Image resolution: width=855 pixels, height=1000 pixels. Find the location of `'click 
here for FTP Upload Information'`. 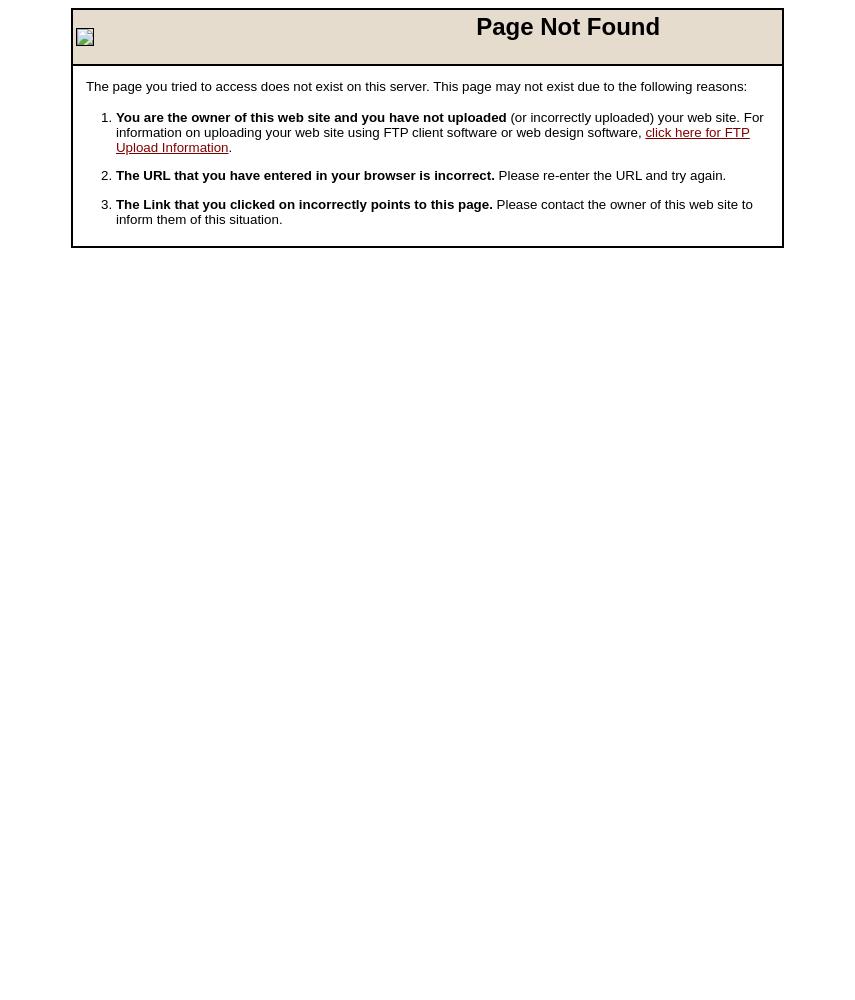

'click 
here for FTP Upload Information' is located at coordinates (113, 139).